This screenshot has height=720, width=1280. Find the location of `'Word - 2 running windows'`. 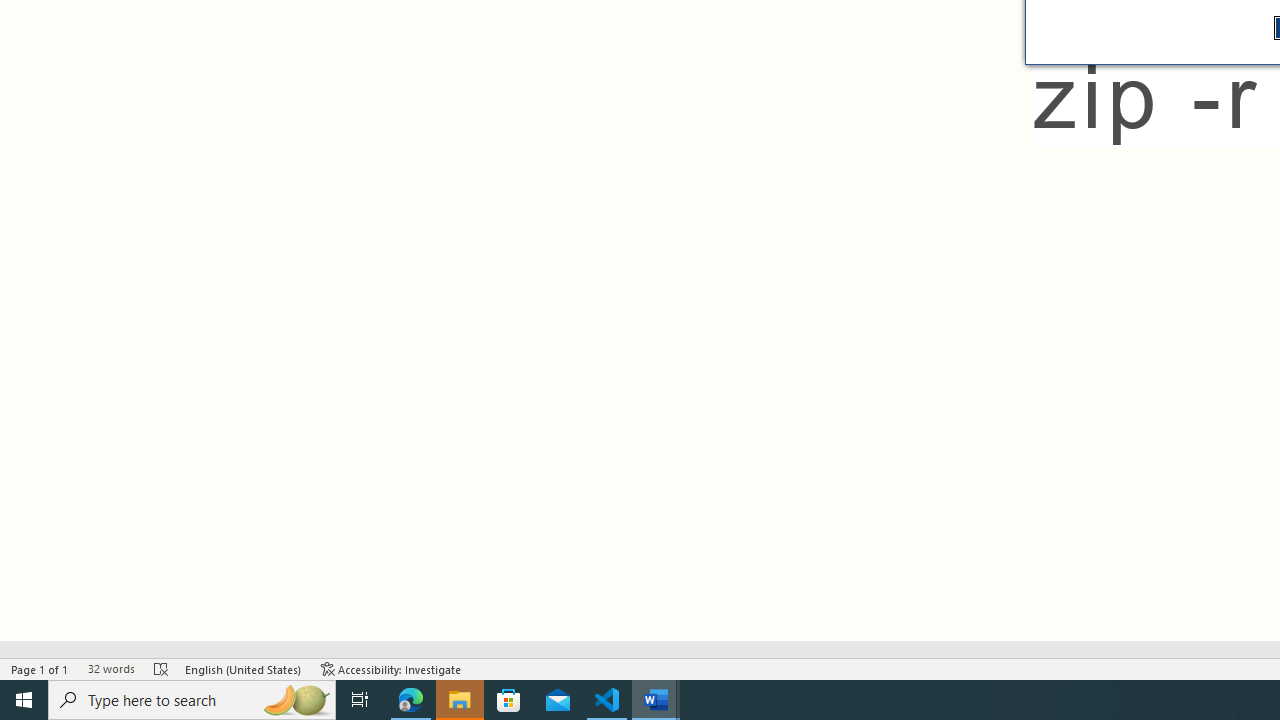

'Word - 2 running windows' is located at coordinates (656, 698).